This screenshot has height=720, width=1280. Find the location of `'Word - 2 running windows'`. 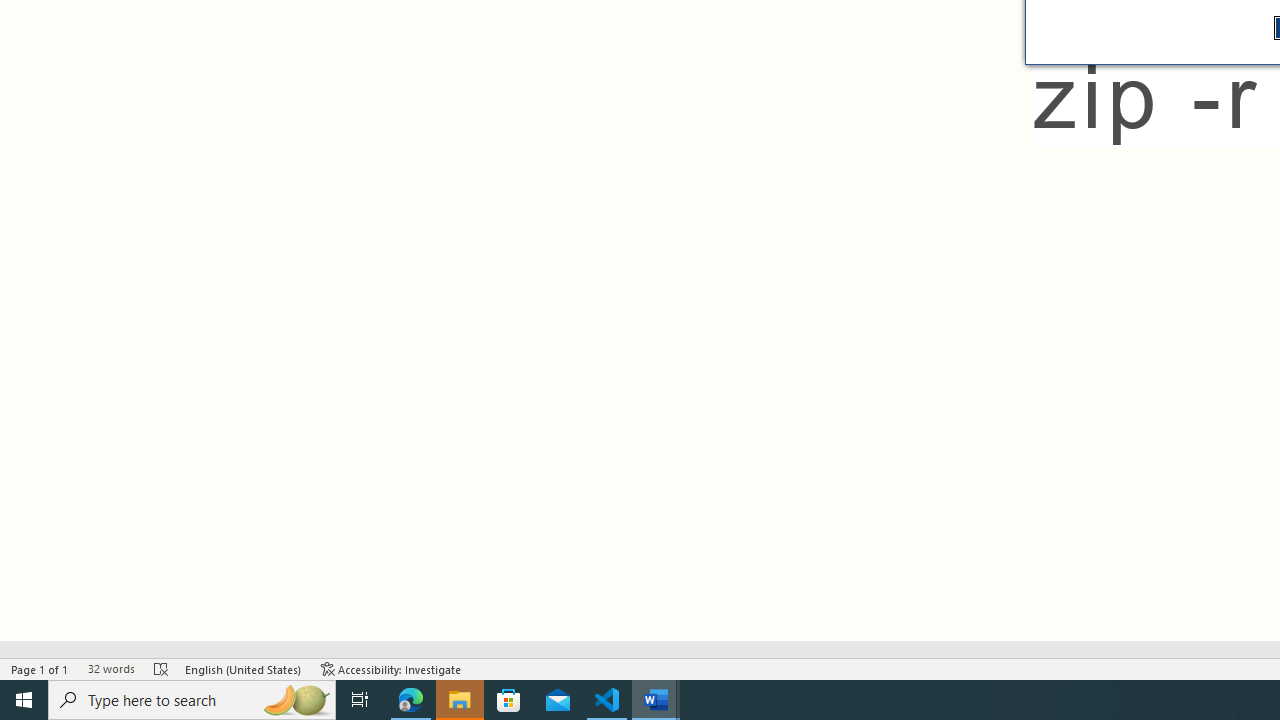

'Word - 2 running windows' is located at coordinates (656, 698).